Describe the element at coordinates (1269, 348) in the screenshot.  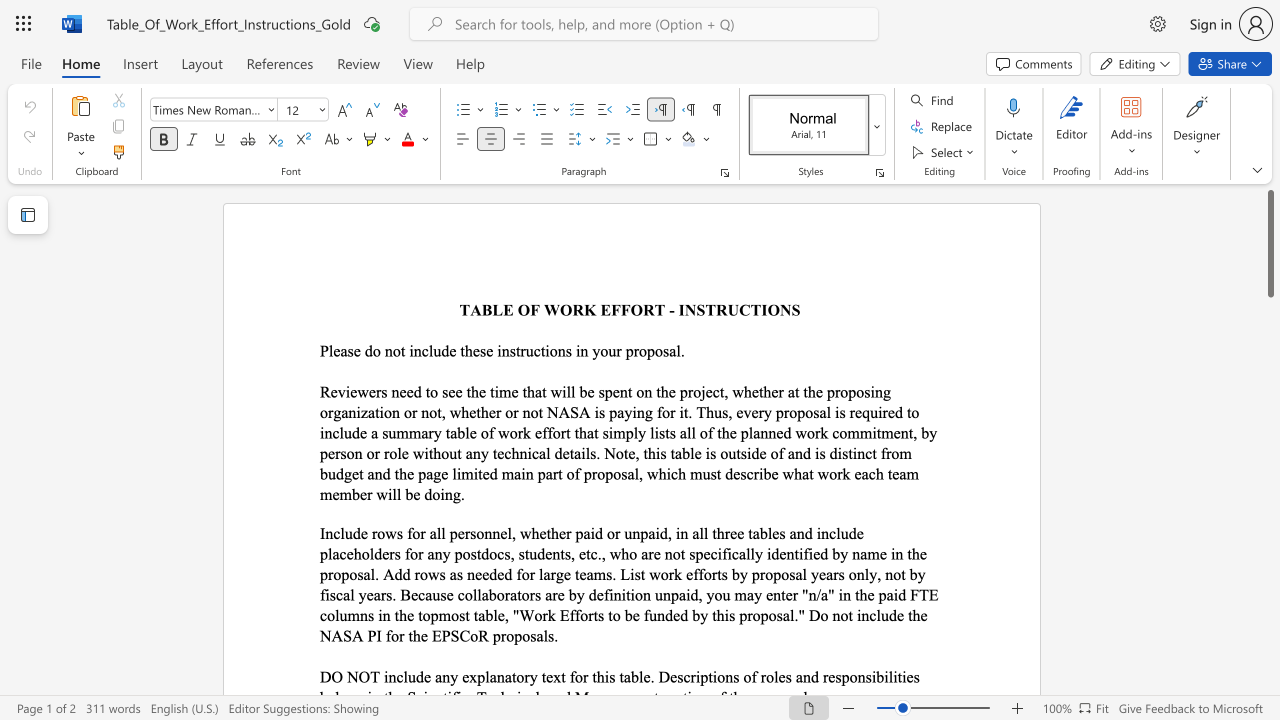
I see `the side scrollbar to bring the page down` at that location.